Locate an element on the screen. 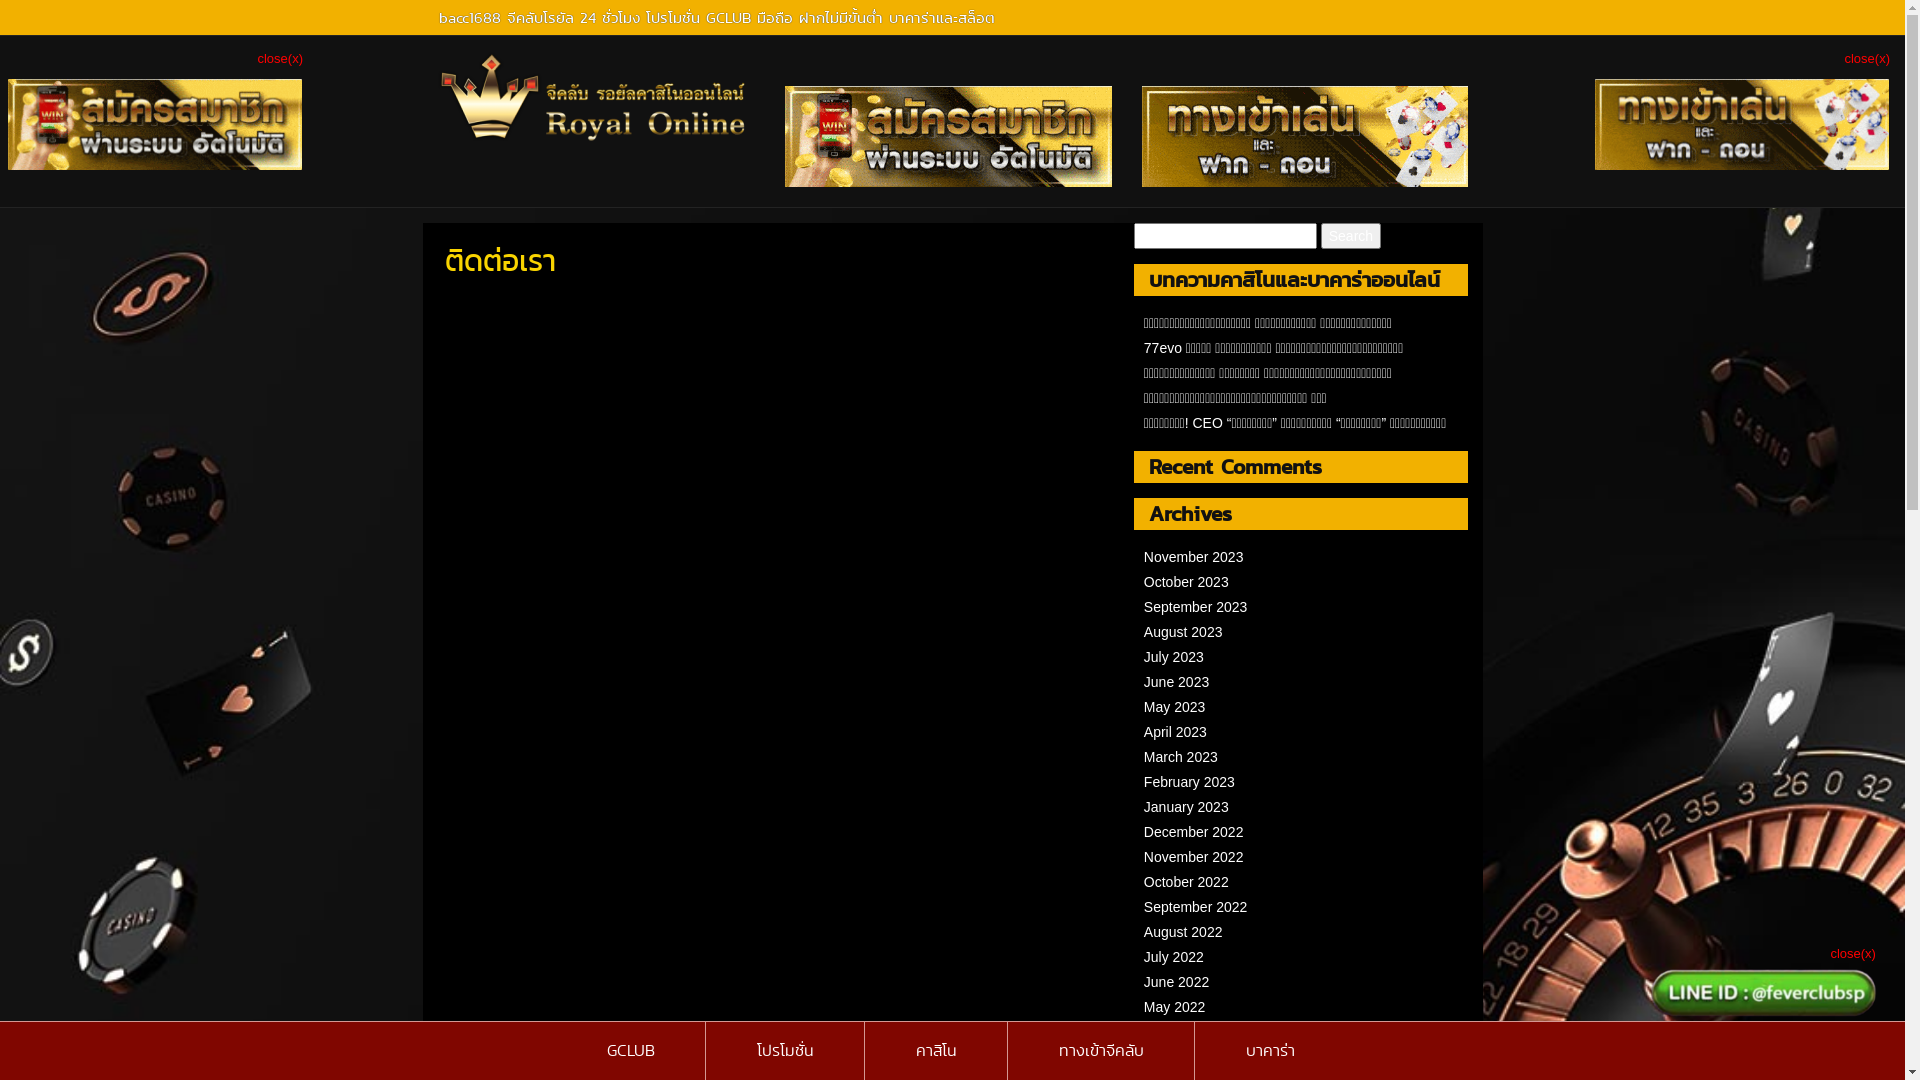 The height and width of the screenshot is (1080, 1920). 'March 2023' is located at coordinates (1180, 756).